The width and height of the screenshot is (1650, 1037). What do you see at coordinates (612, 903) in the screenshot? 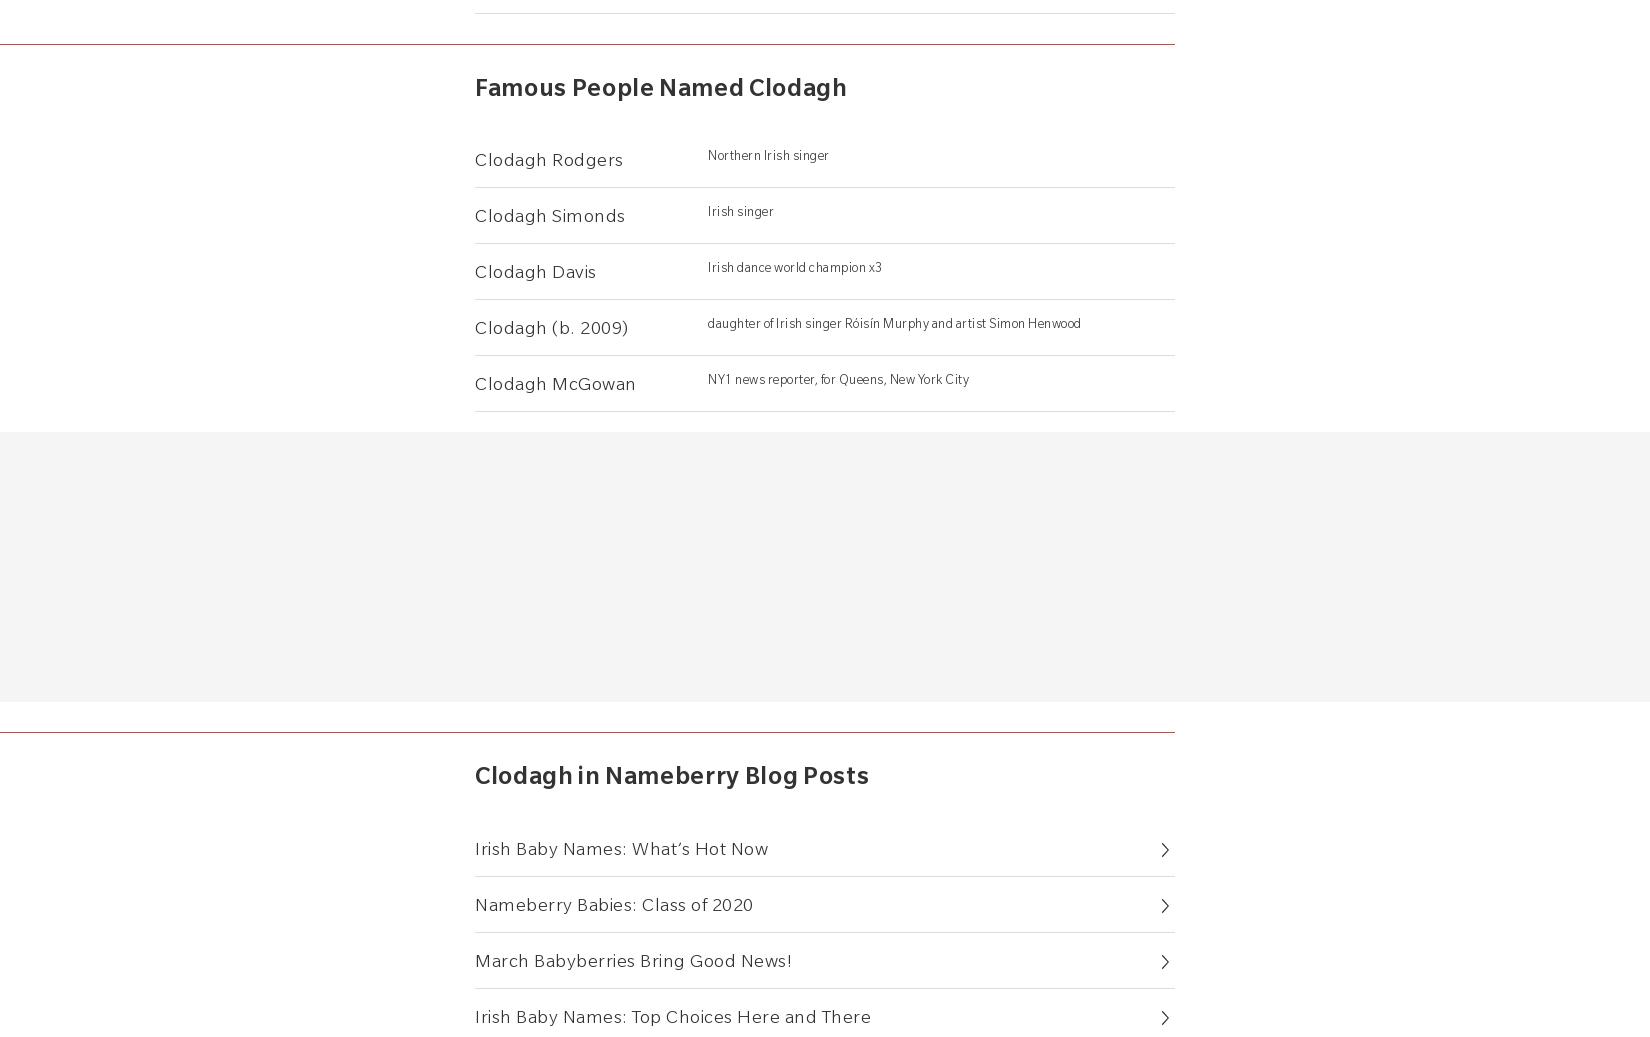
I see `'Nameberry Babies: Class of 2020'` at bounding box center [612, 903].